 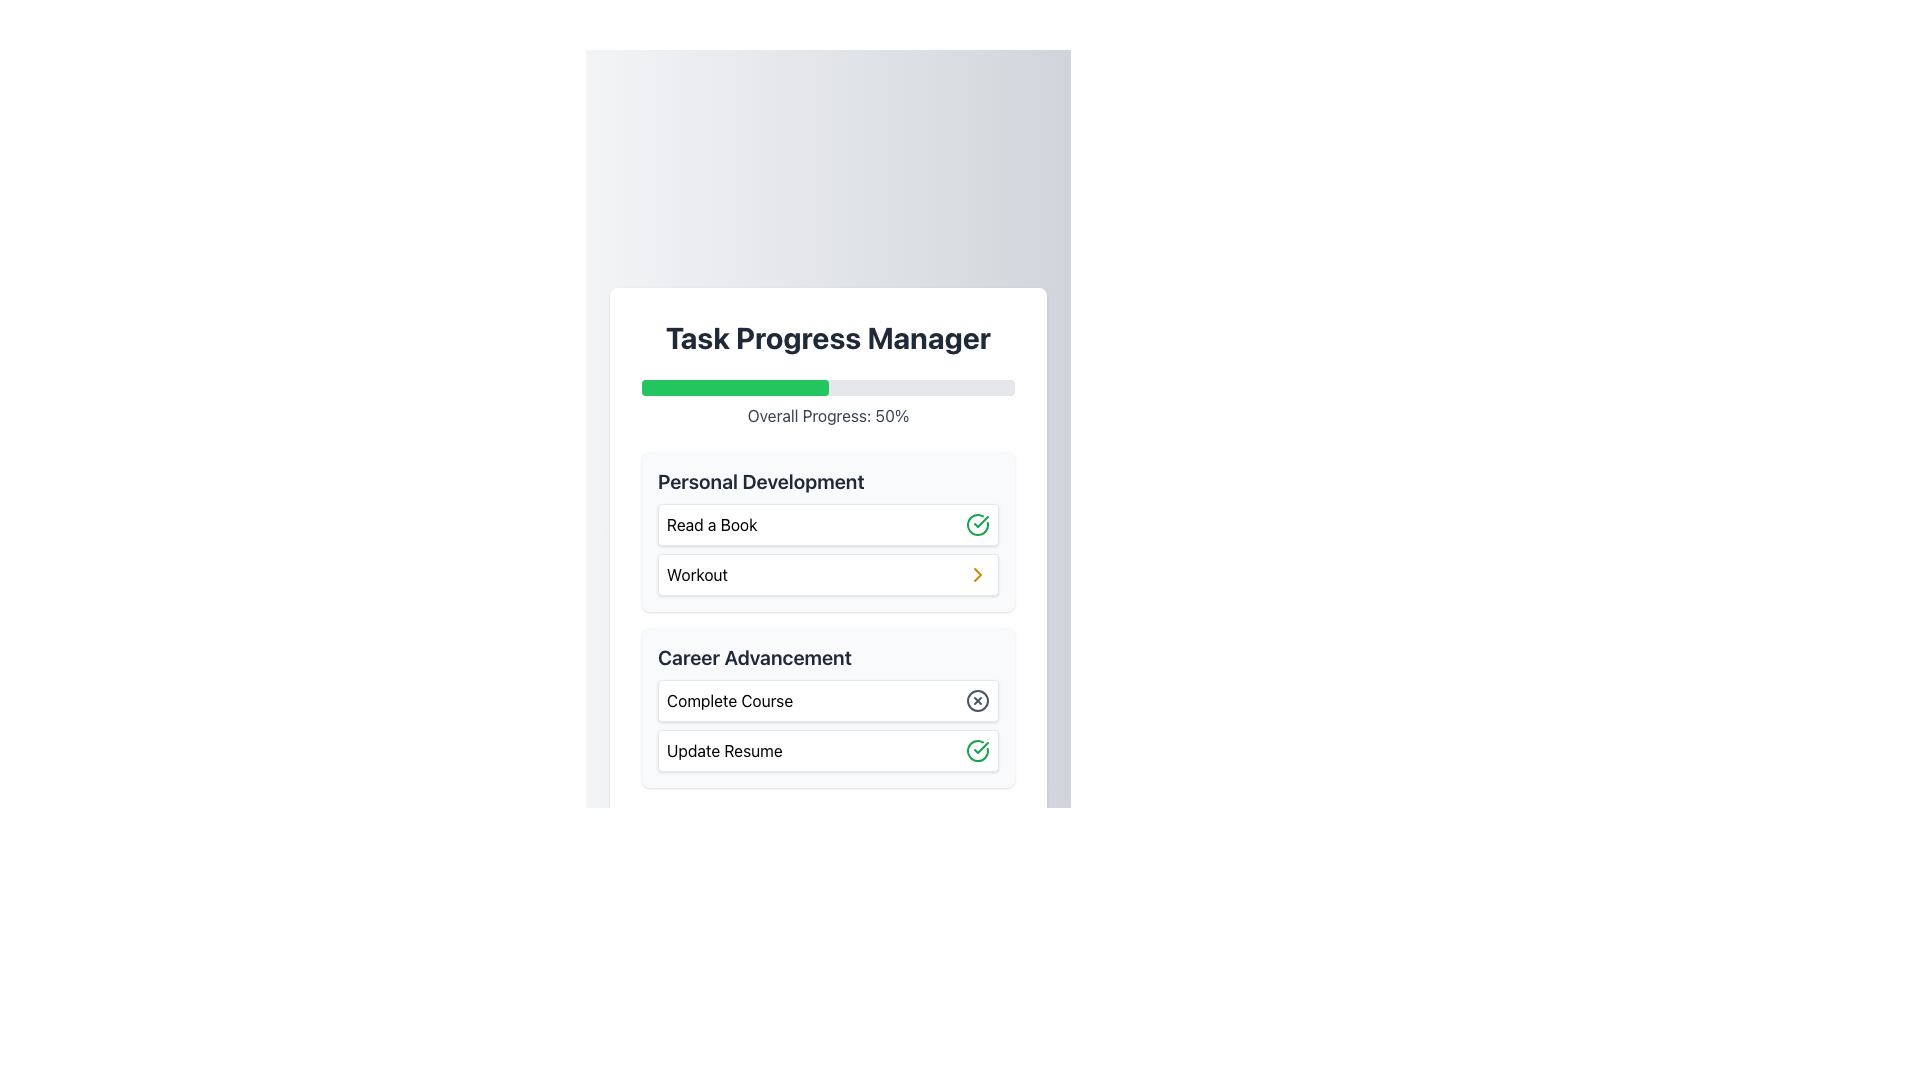 What do you see at coordinates (978, 574) in the screenshot?
I see `the right-pointing yellow chevron icon located at the far right of the 'Workout' box` at bounding box center [978, 574].